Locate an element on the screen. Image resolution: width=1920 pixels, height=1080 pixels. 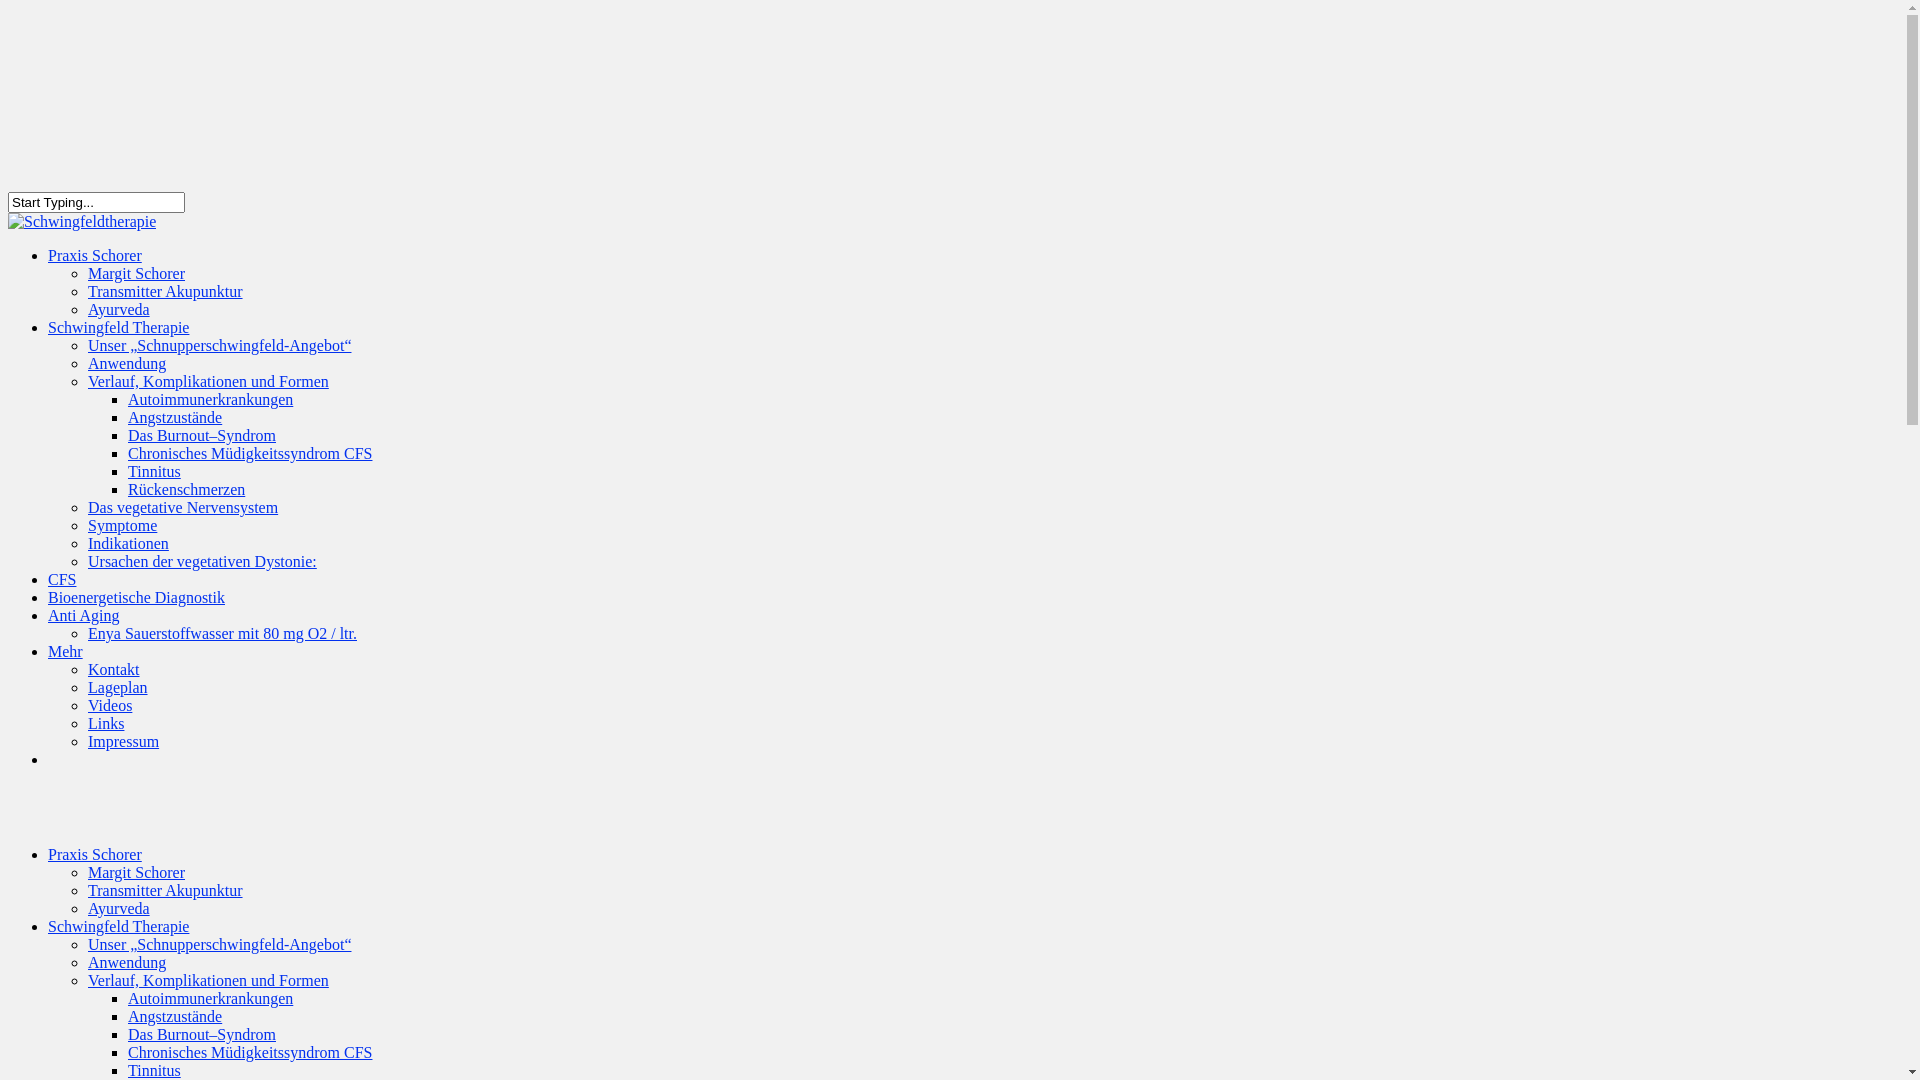
'Symptome' is located at coordinates (121, 524).